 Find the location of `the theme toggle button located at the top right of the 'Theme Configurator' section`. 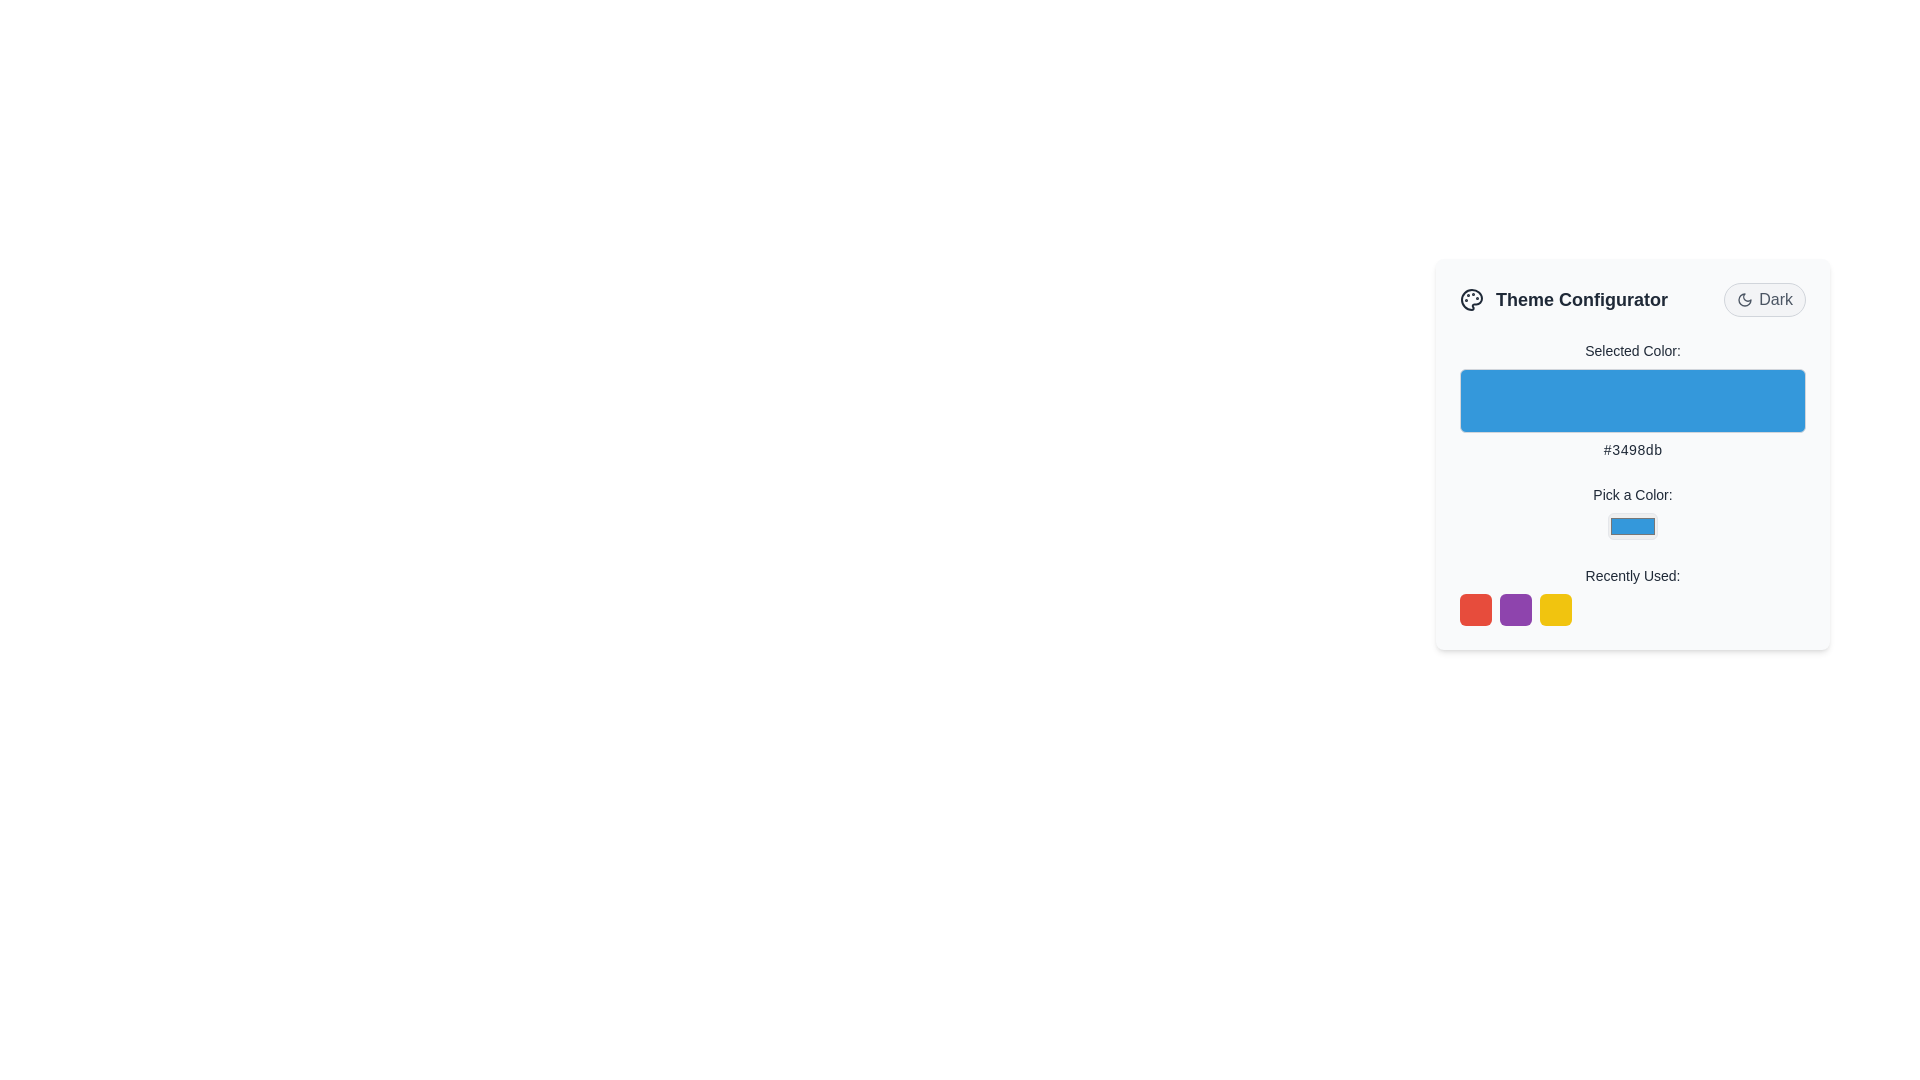

the theme toggle button located at the top right of the 'Theme Configurator' section is located at coordinates (1765, 300).